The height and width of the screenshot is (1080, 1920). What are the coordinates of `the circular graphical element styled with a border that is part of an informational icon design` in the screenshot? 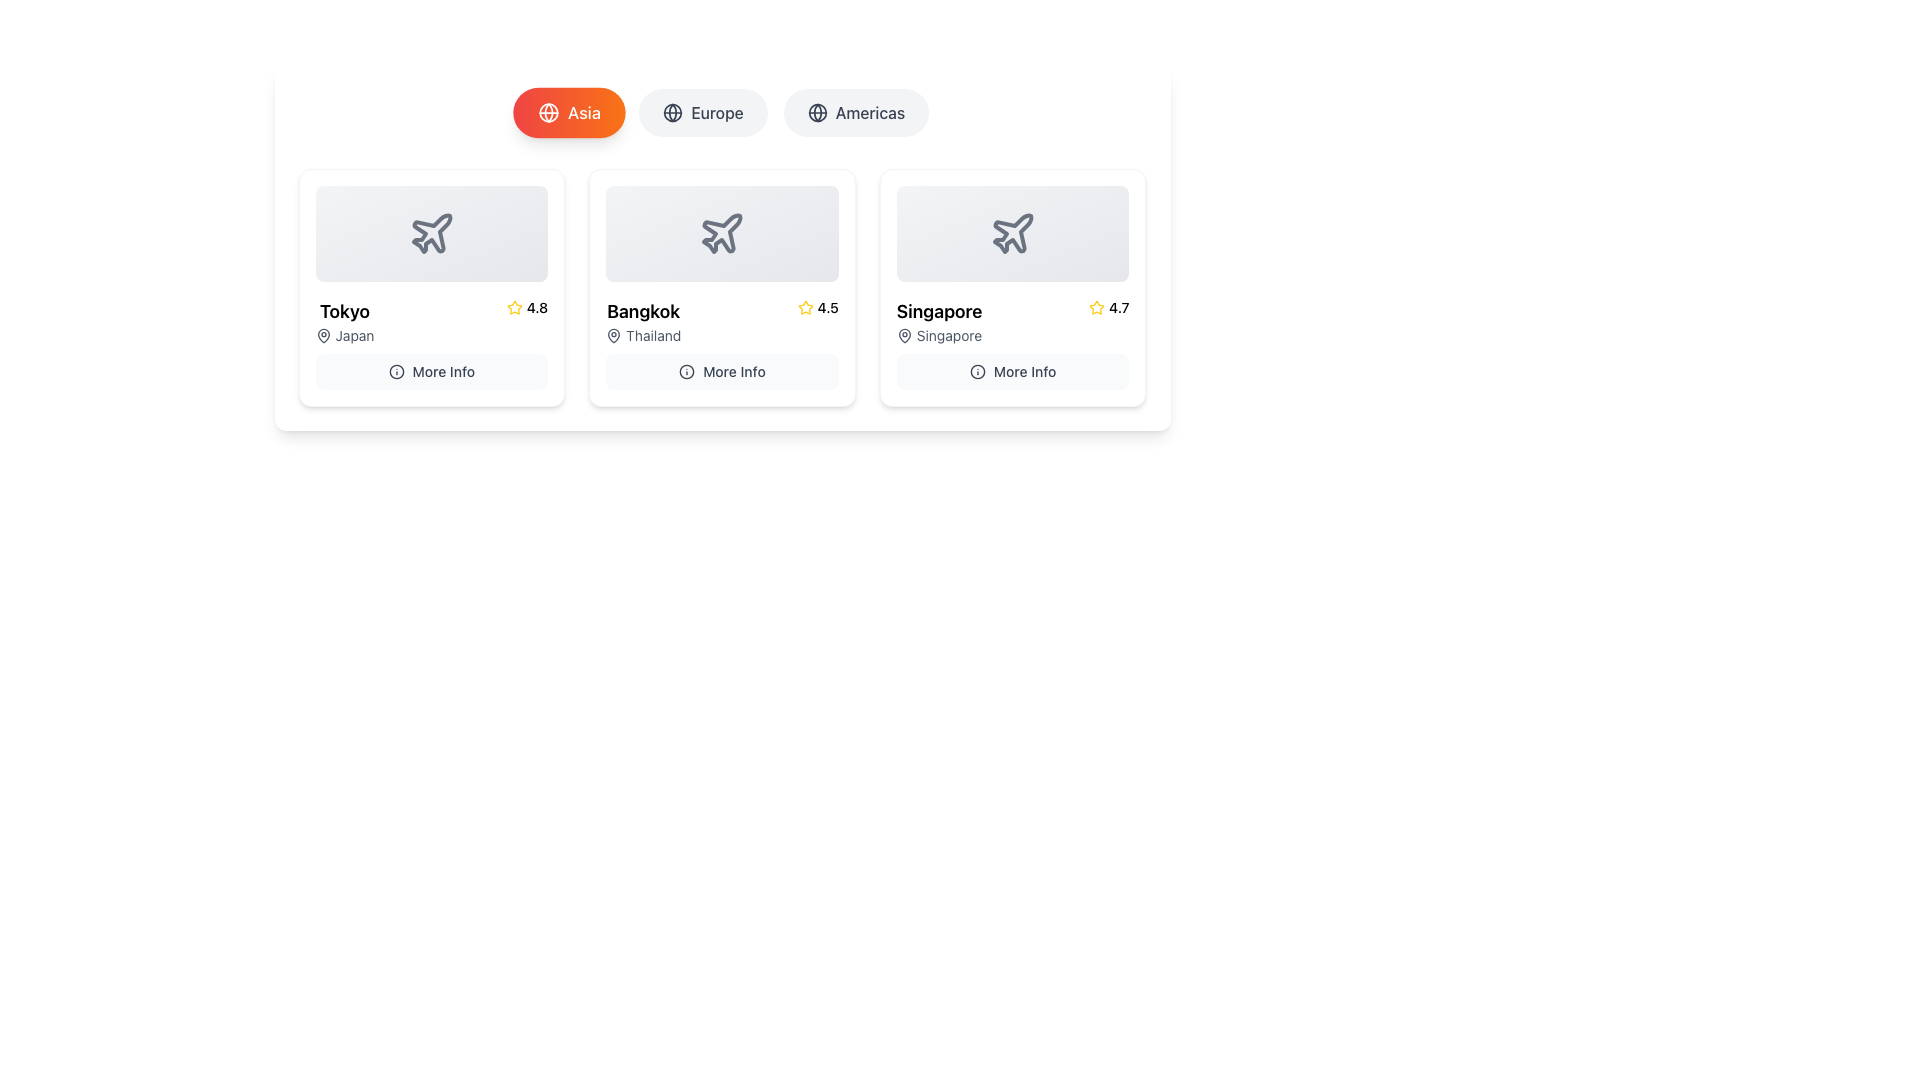 It's located at (977, 371).